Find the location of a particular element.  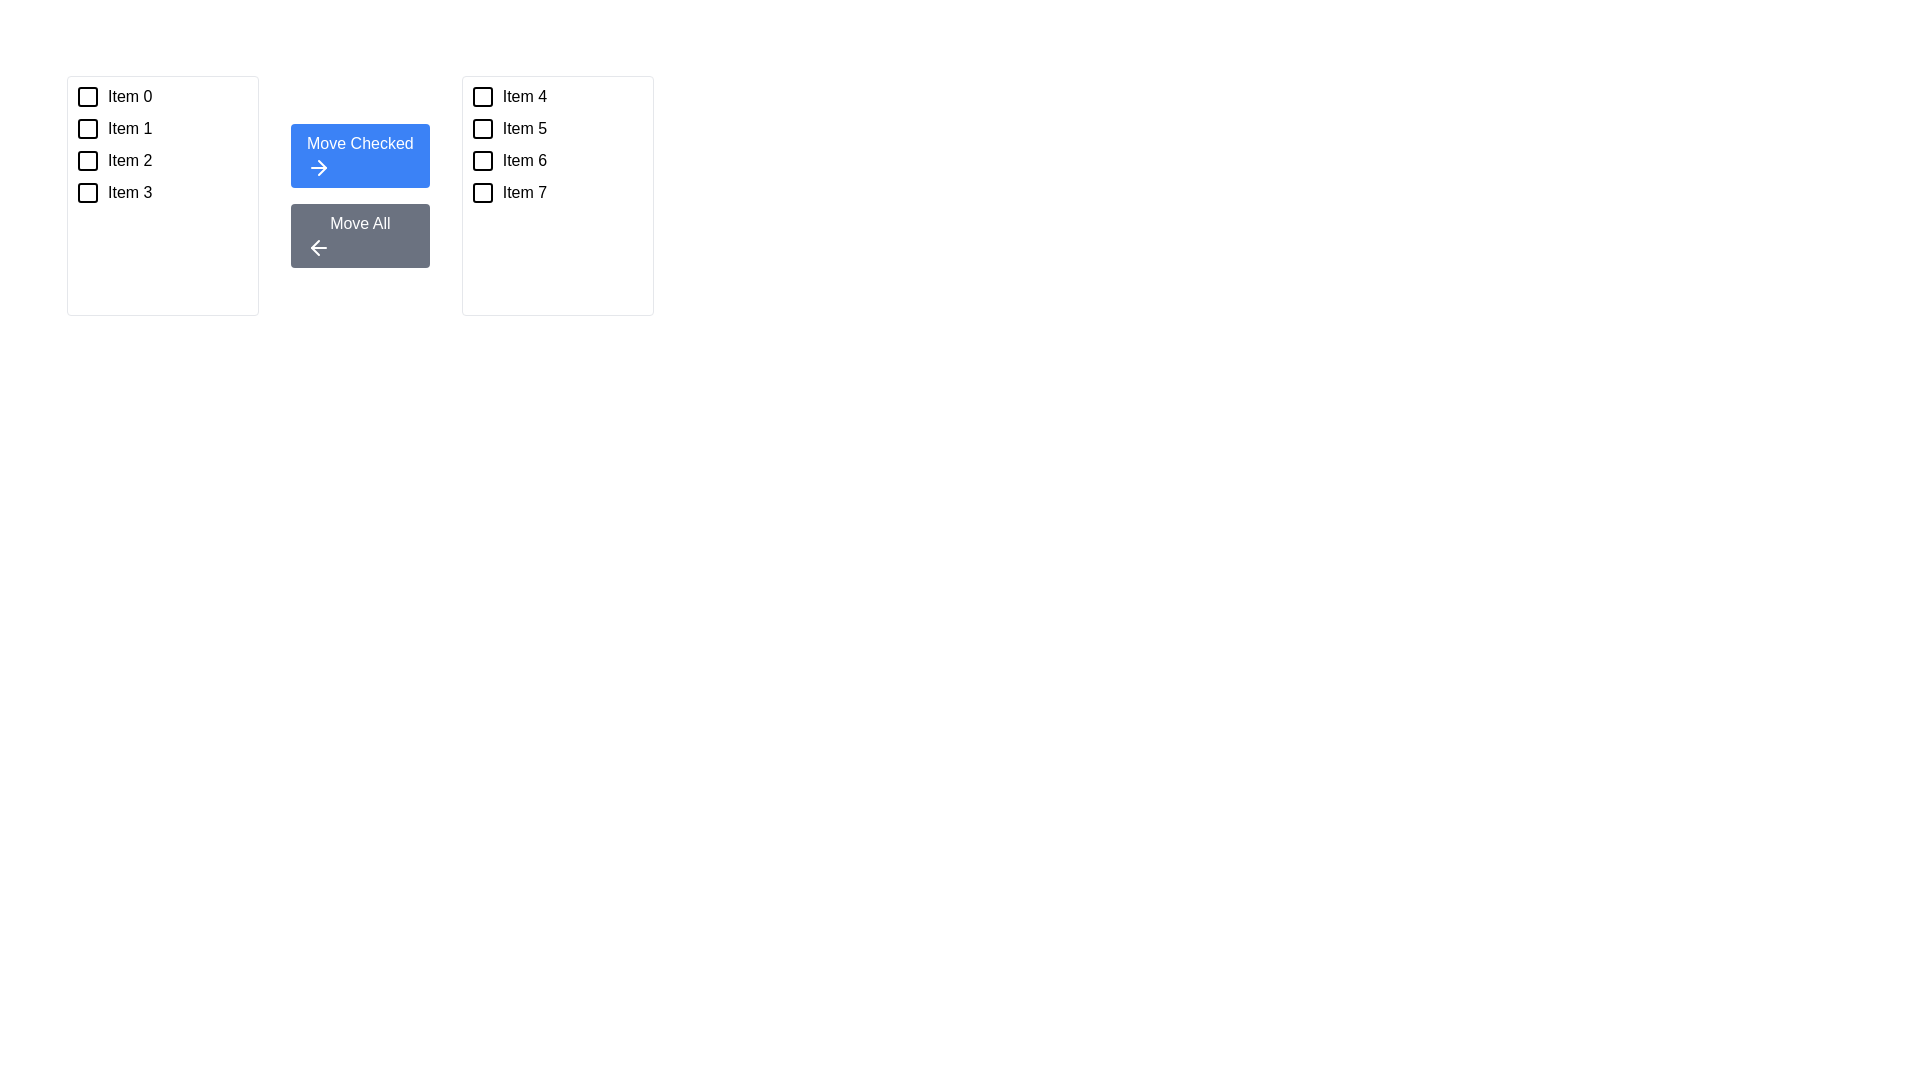

the associated checkbox next to the descriptive label that is the first item in a vertically arranged list in the rightmost column of the interface is located at coordinates (524, 96).